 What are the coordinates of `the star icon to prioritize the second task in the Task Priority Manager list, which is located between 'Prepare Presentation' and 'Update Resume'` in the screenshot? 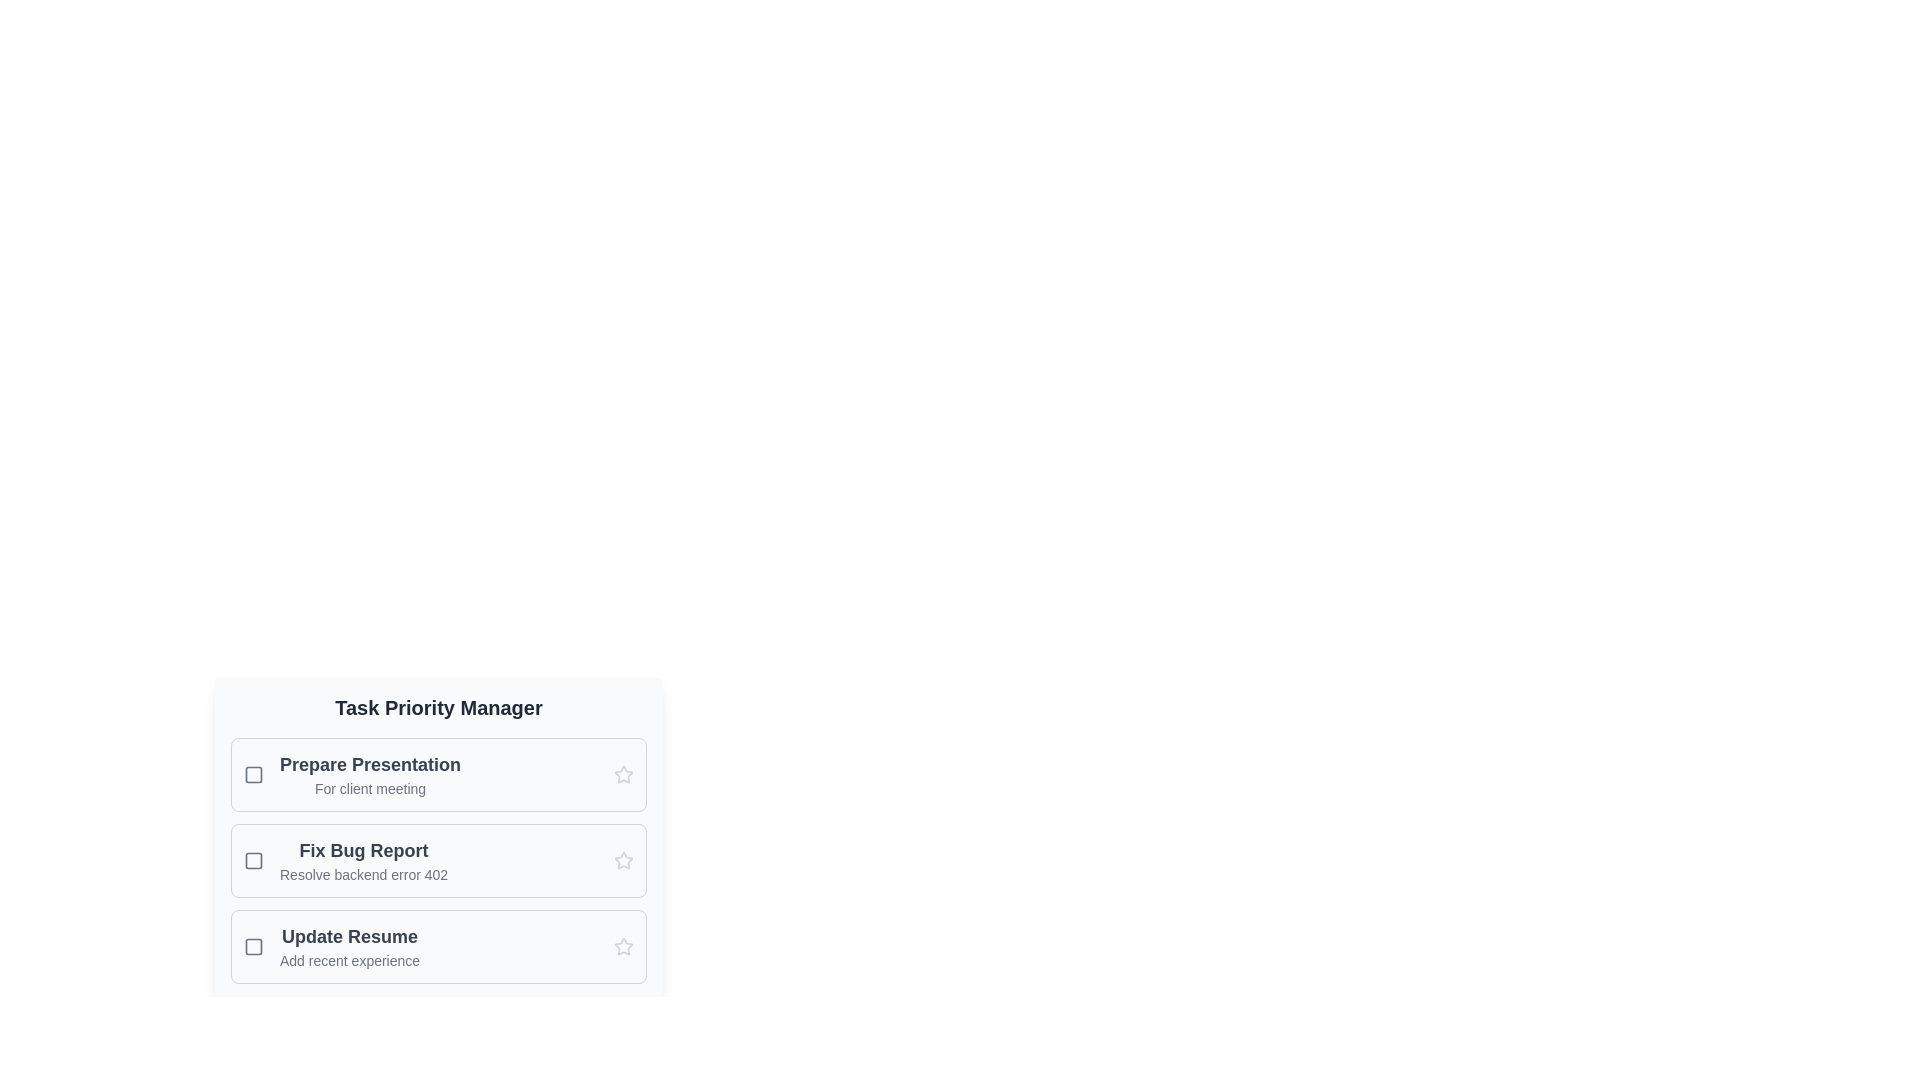 It's located at (437, 859).